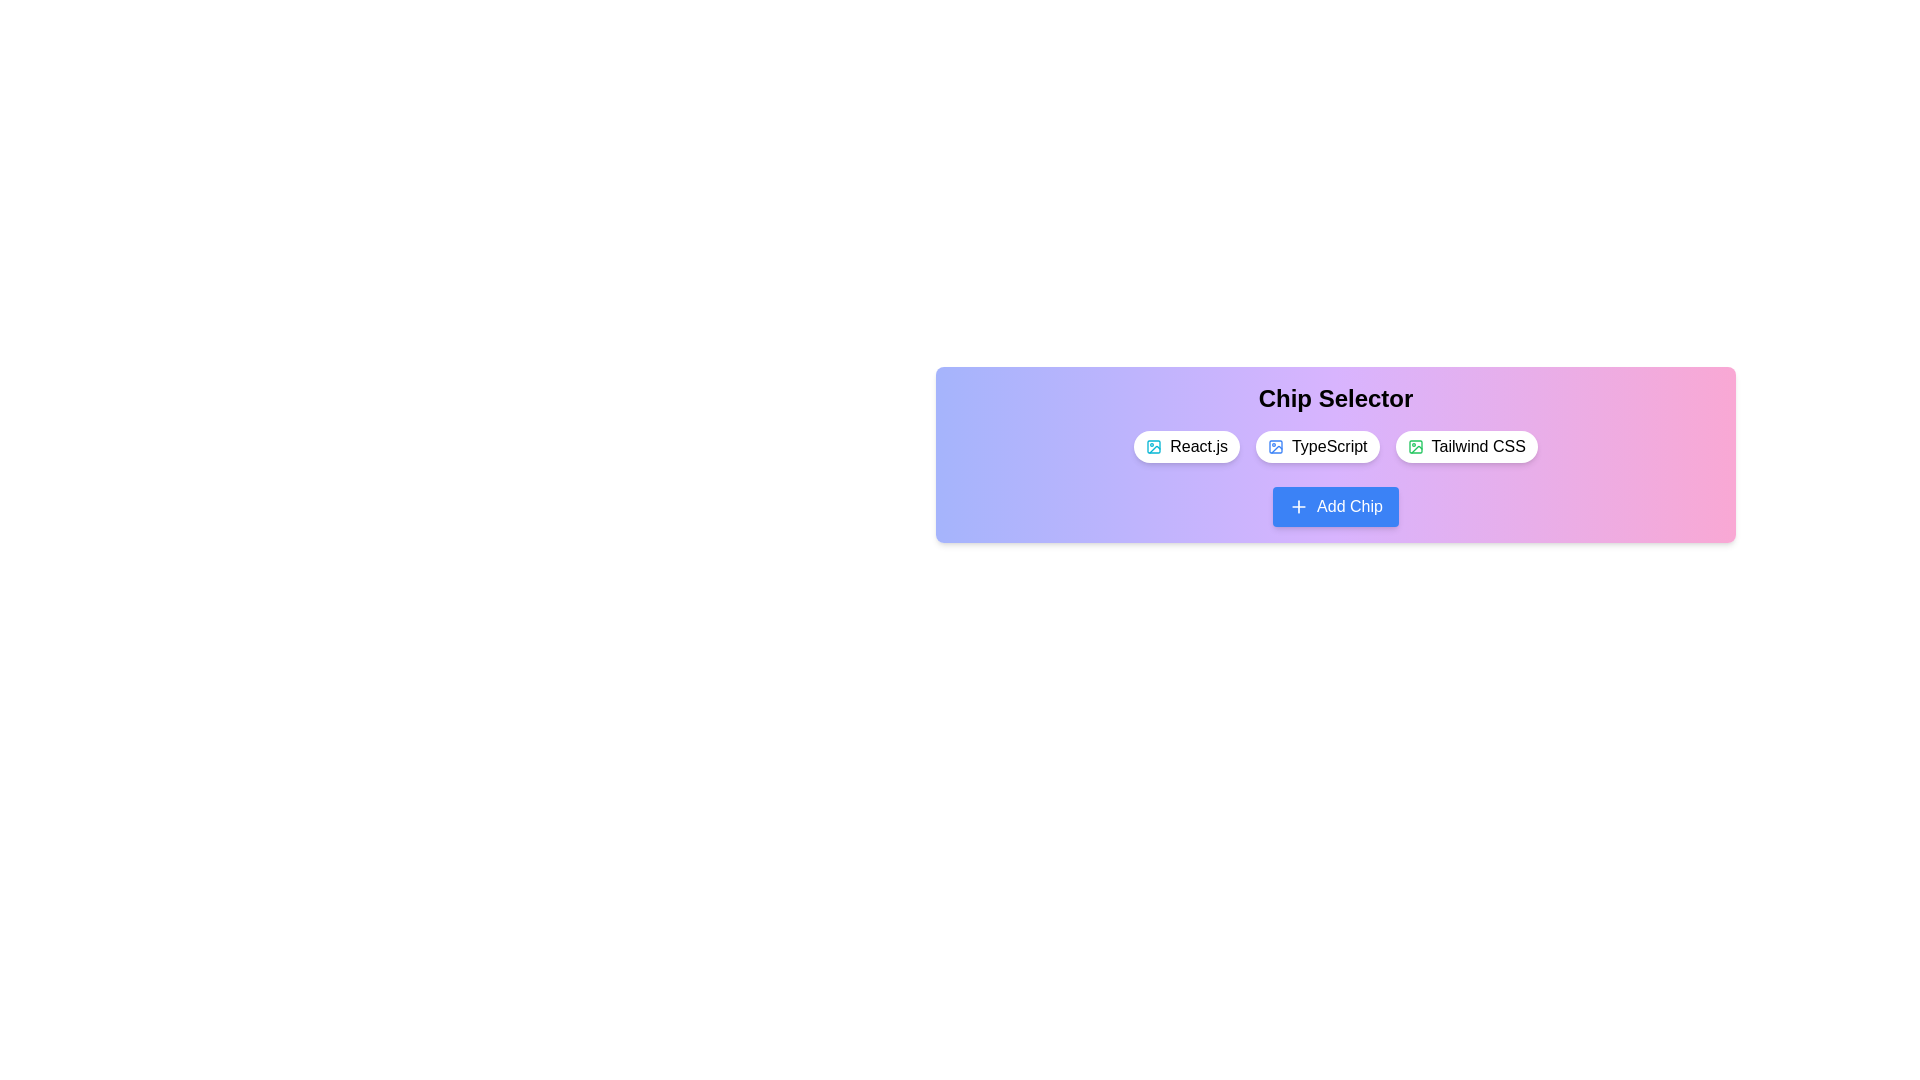 Image resolution: width=1920 pixels, height=1080 pixels. Describe the element at coordinates (1478, 446) in the screenshot. I see `the 'Tailwind CSS' text label, which is located inside the third chip from the left in the row of chips labeled 'React.js', 'TypeScript', and 'Tailwind CSS'. The text is displayed in black color within a rounded rectangular chip with a white background` at that location.